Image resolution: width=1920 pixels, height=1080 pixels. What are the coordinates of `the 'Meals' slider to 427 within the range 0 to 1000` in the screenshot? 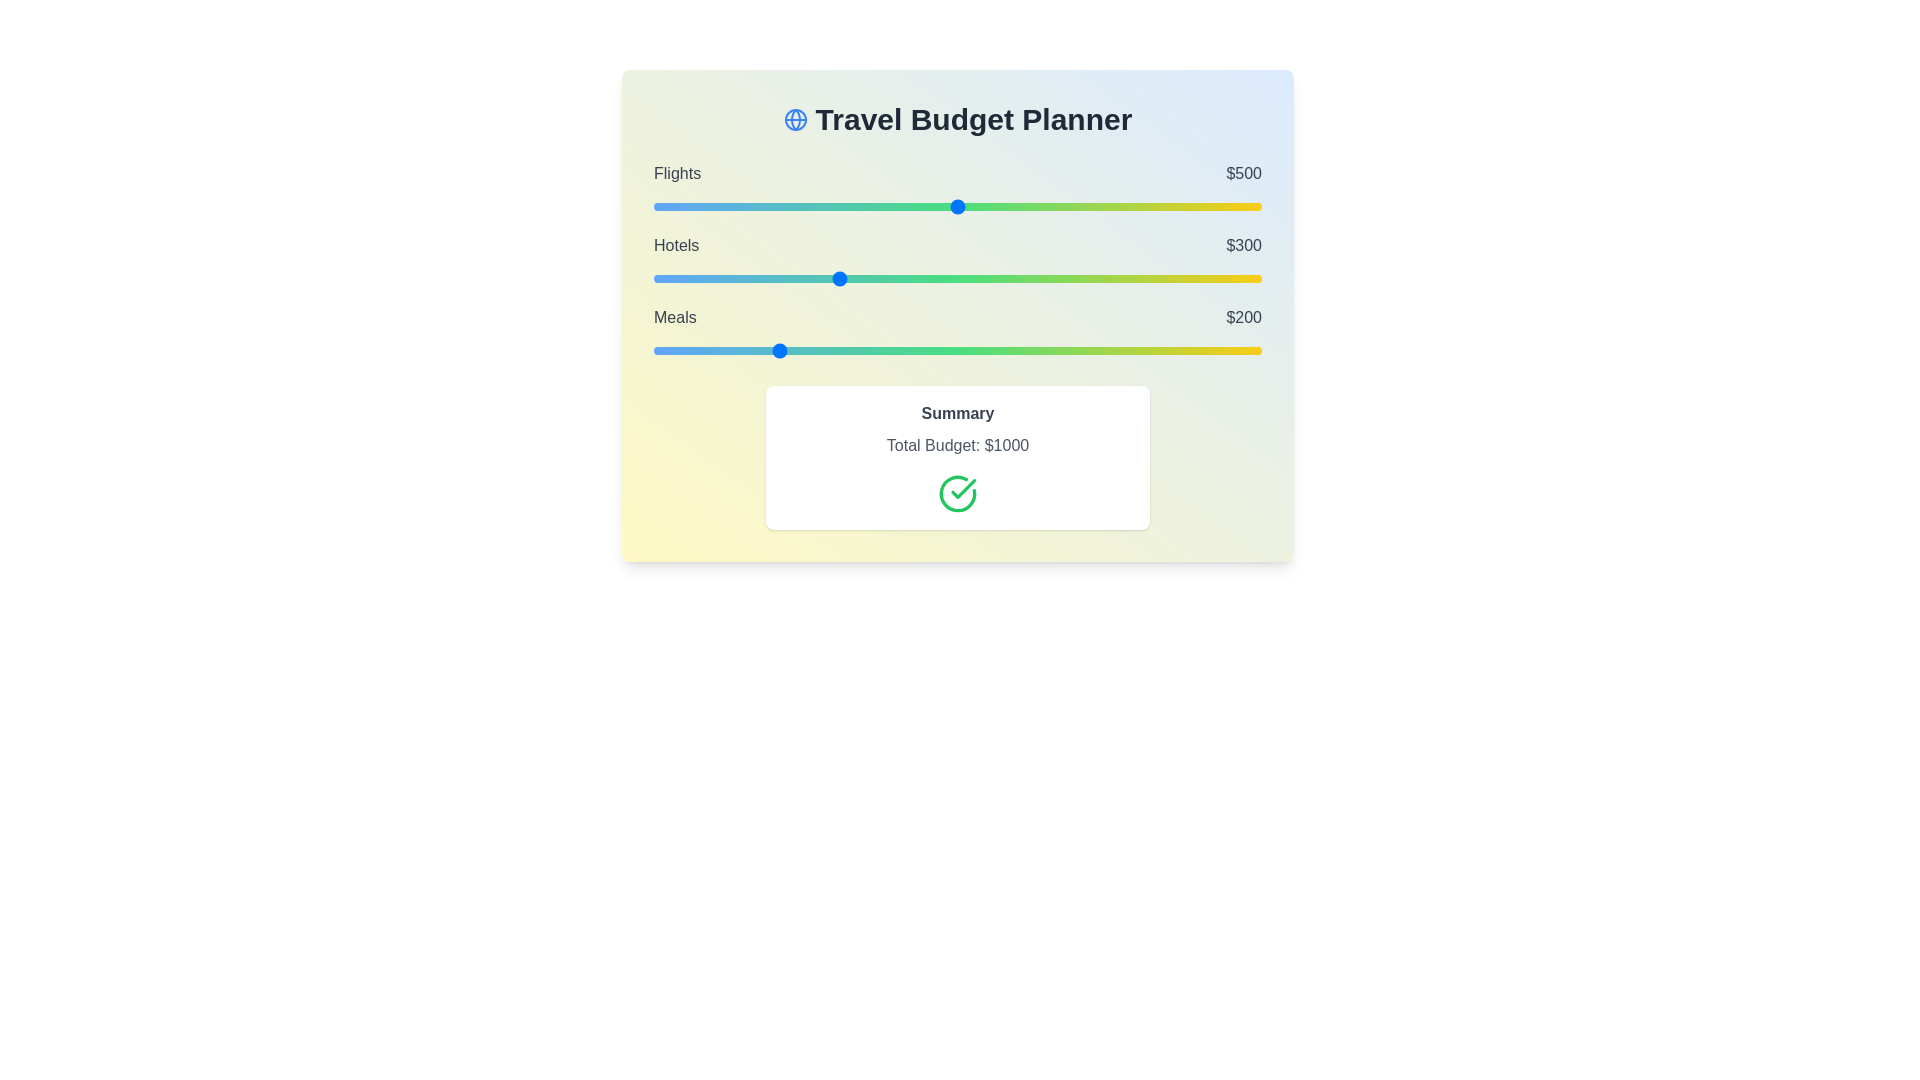 It's located at (912, 350).